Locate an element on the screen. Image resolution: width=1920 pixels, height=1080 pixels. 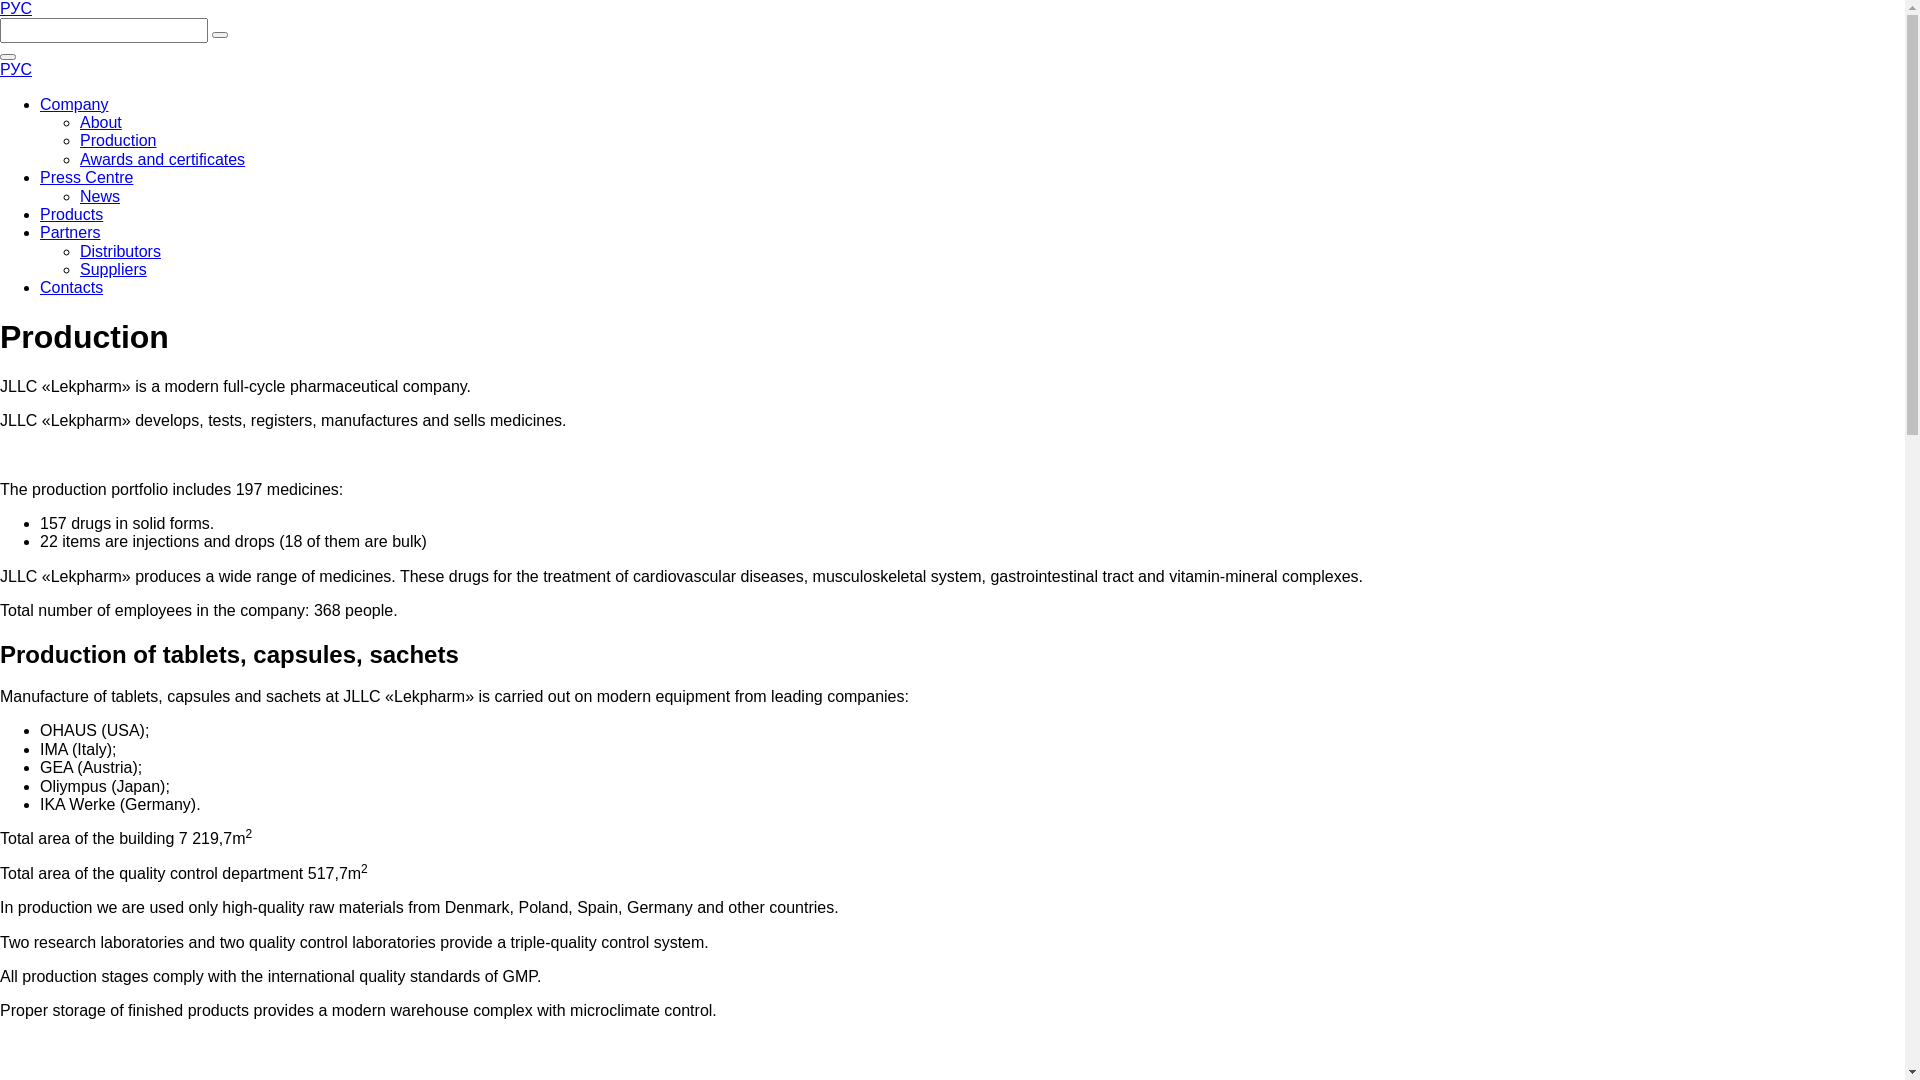
'Suppliers' is located at coordinates (112, 268).